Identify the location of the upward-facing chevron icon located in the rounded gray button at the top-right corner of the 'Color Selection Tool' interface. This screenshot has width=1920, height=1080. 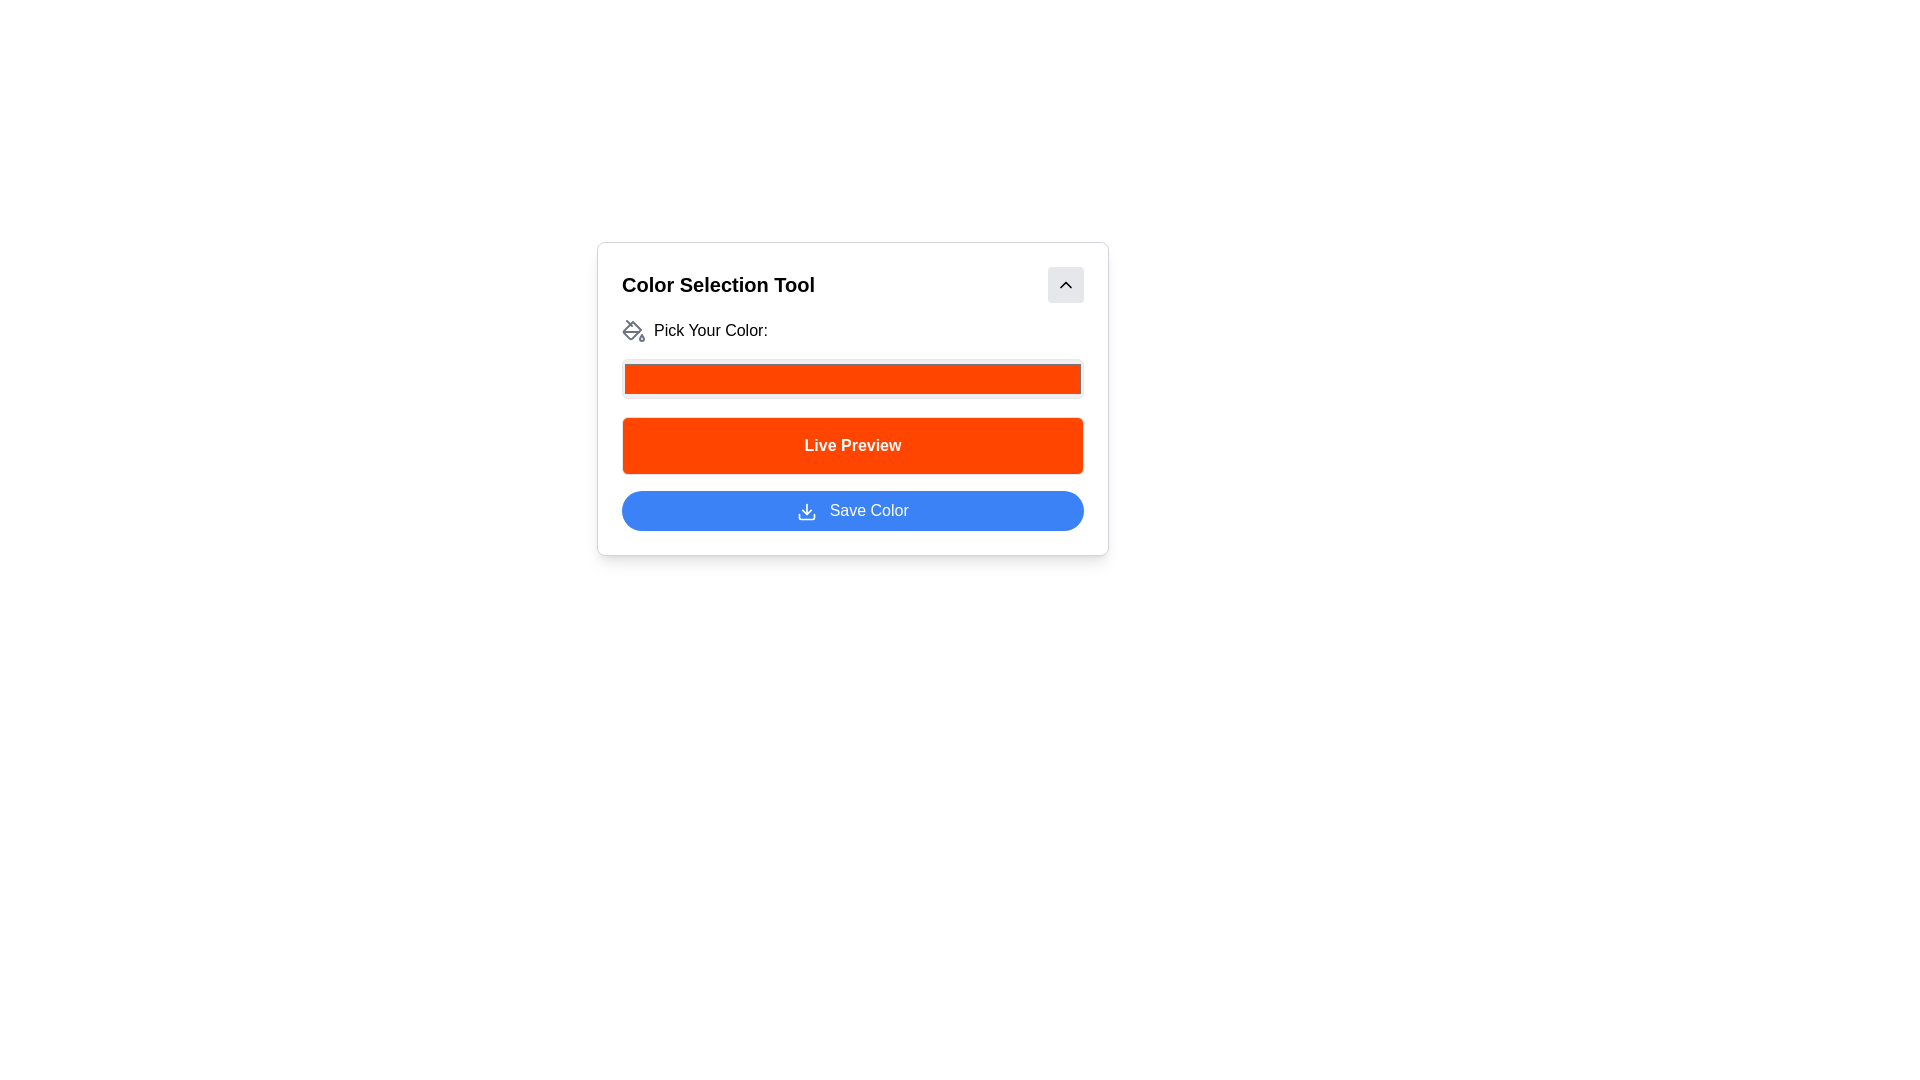
(1064, 285).